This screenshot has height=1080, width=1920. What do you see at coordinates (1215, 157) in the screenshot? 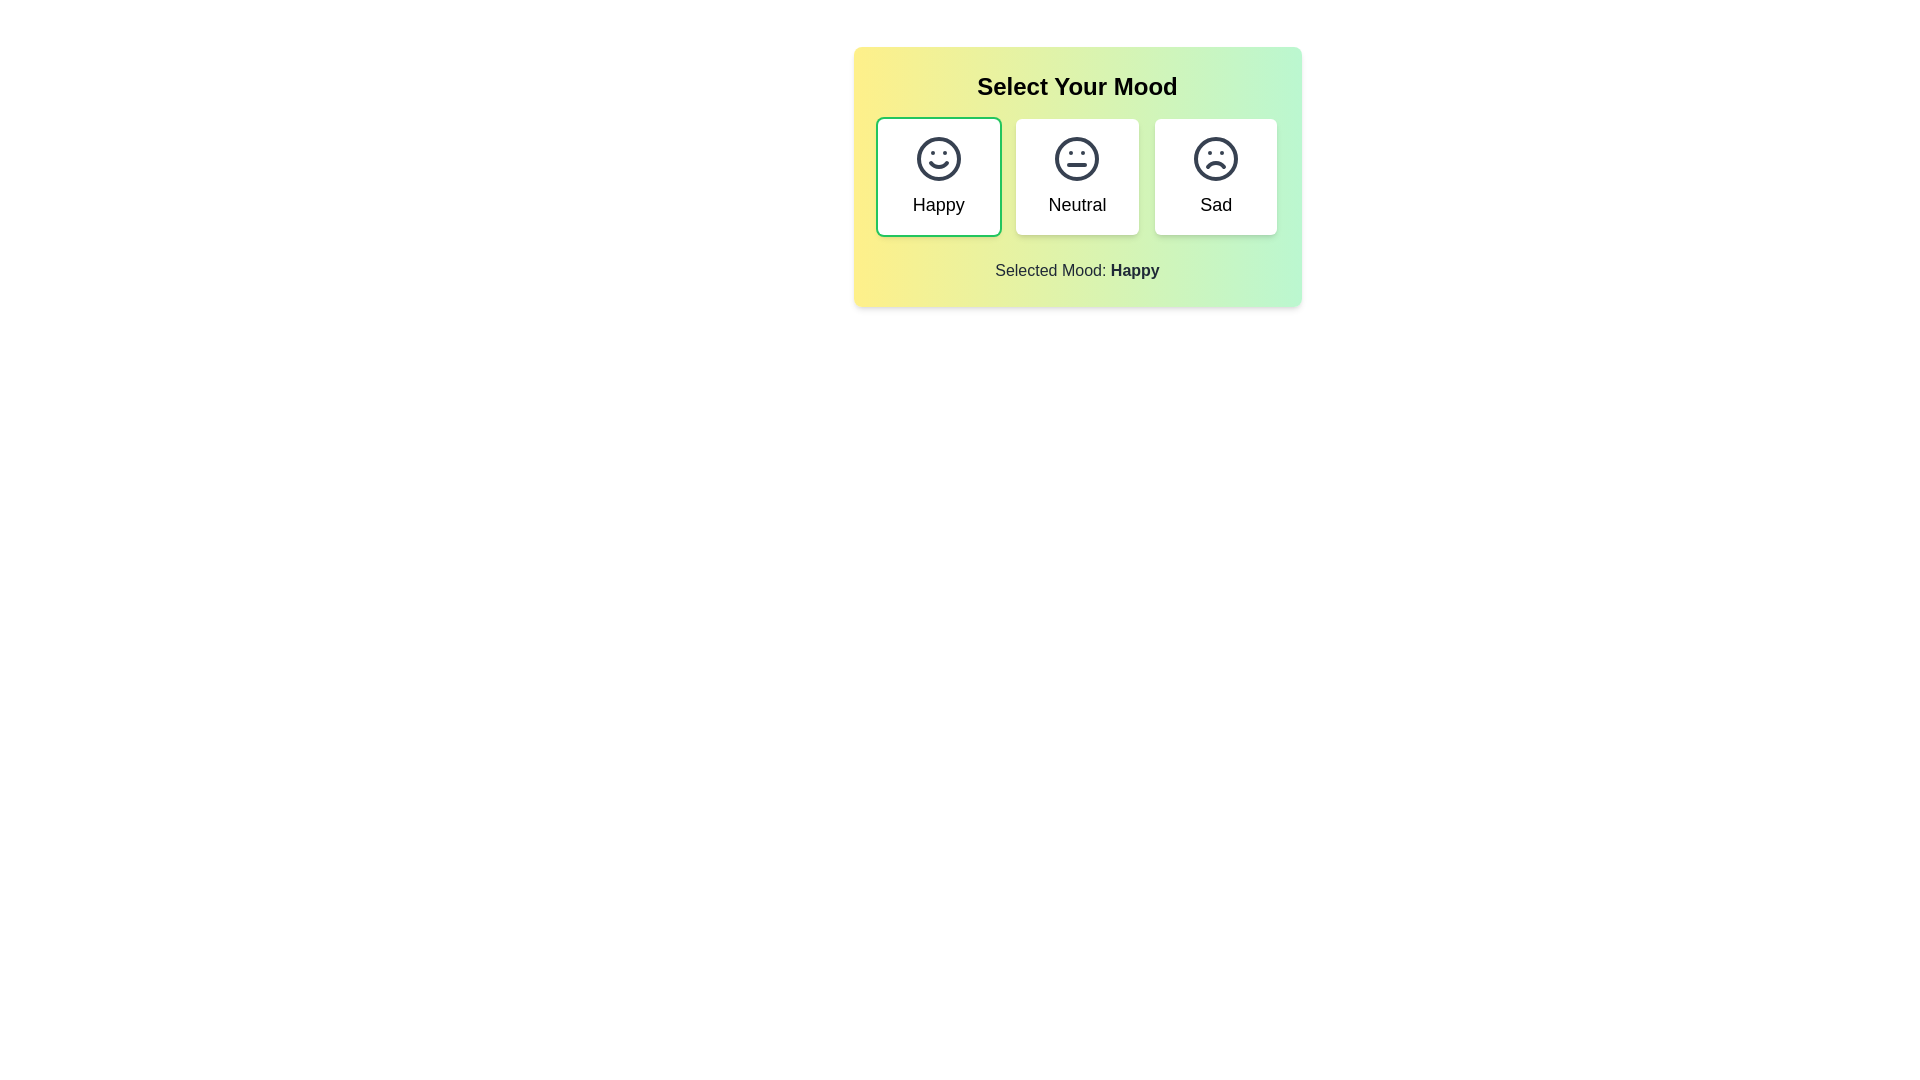
I see `the circular graphical element indicating the 'sad' mood option, which is the third option in the mood selection panel located below the text 'Sad'` at bounding box center [1215, 157].